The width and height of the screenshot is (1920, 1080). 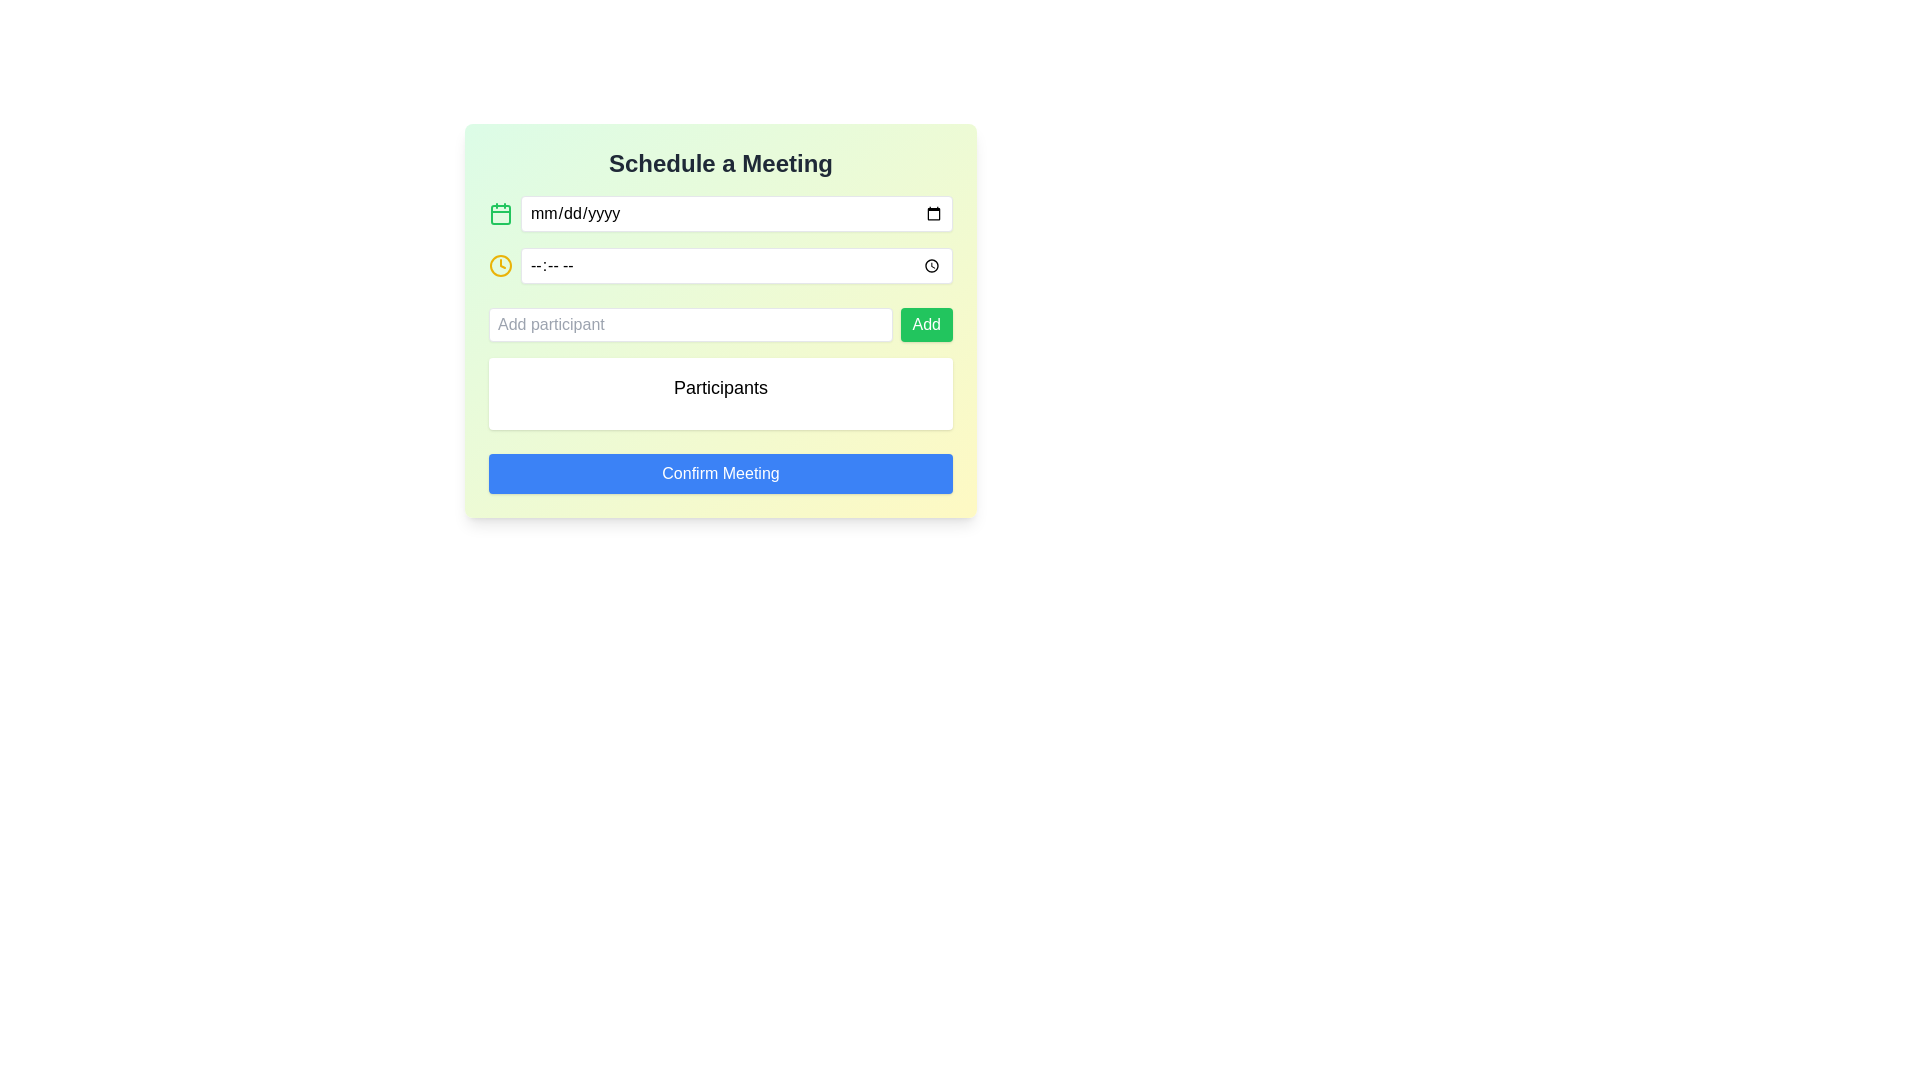 What do you see at coordinates (720, 393) in the screenshot?
I see `the 'Participants' static text header which is a rectangular section with a white background, rounded corners, and shadow effect, located within the 'Schedule a Meeting' form` at bounding box center [720, 393].